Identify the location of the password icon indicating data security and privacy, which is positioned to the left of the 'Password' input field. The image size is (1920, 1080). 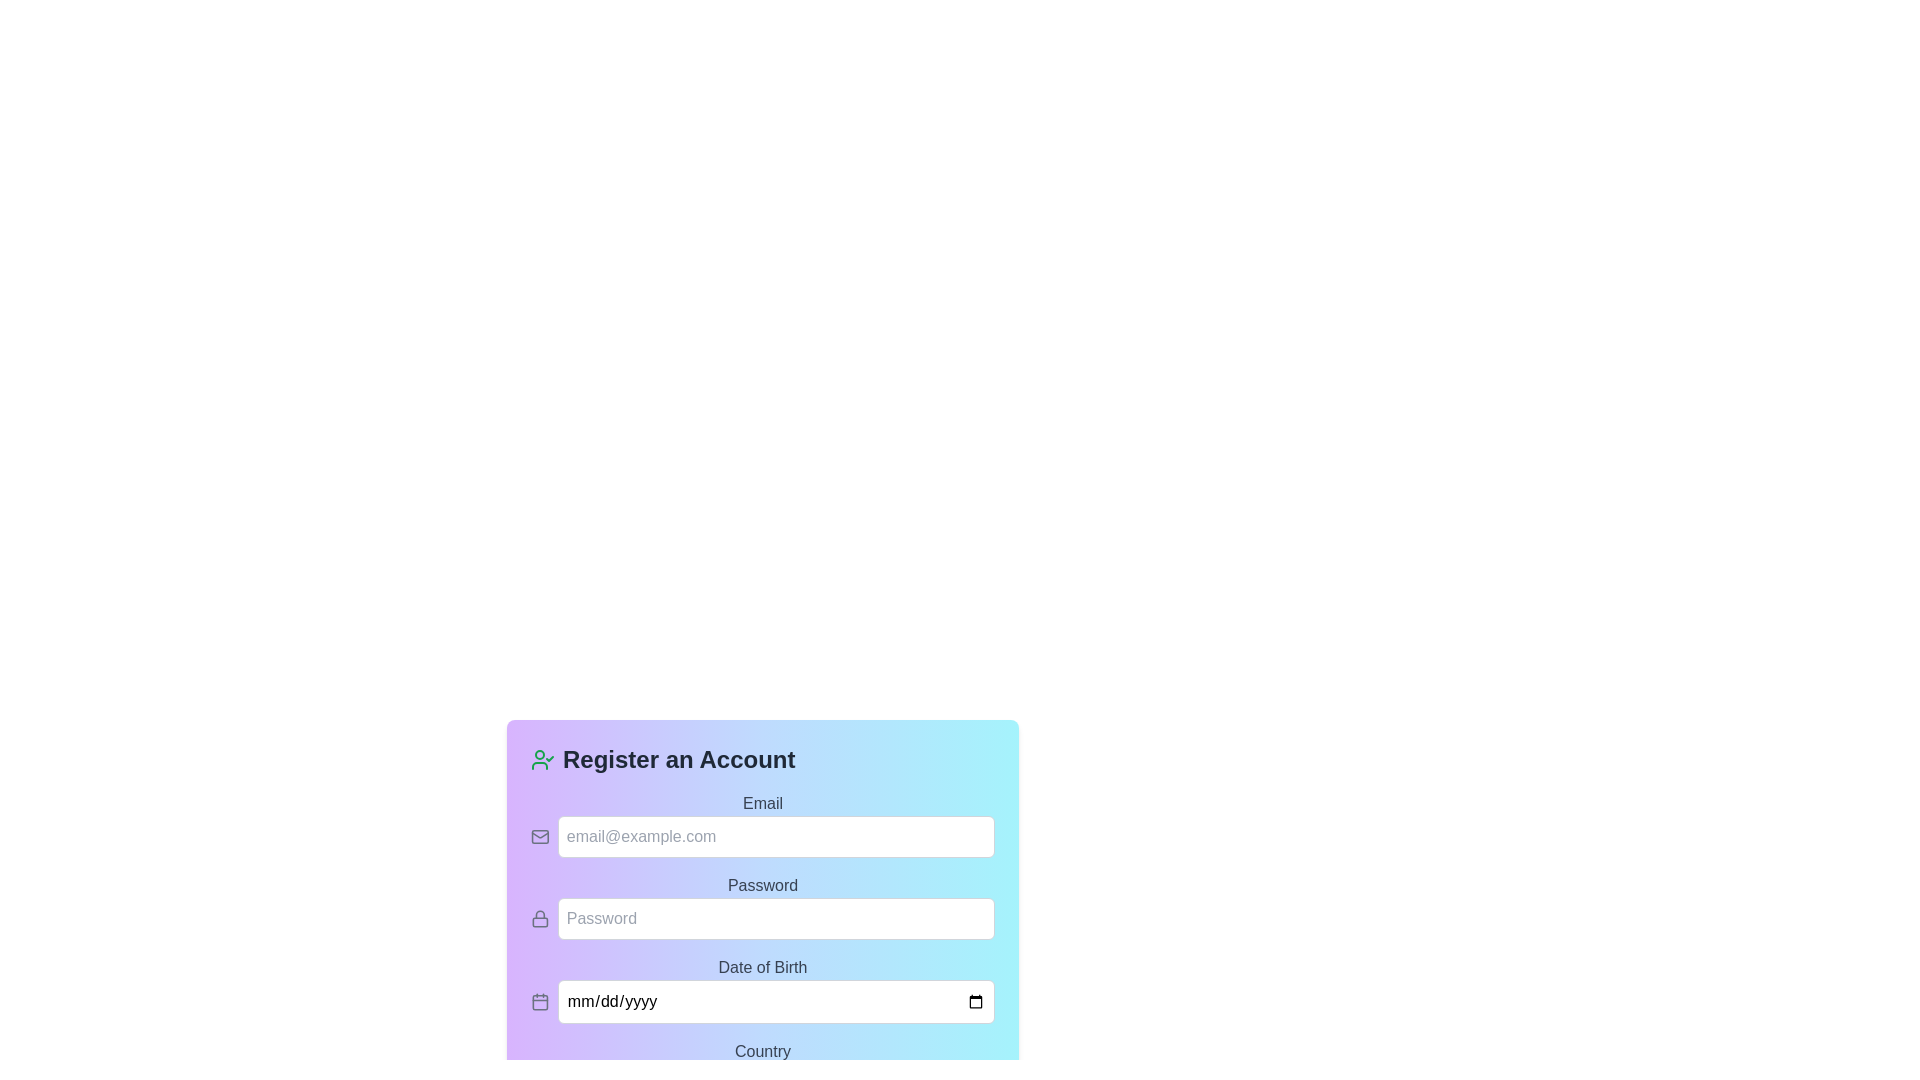
(540, 918).